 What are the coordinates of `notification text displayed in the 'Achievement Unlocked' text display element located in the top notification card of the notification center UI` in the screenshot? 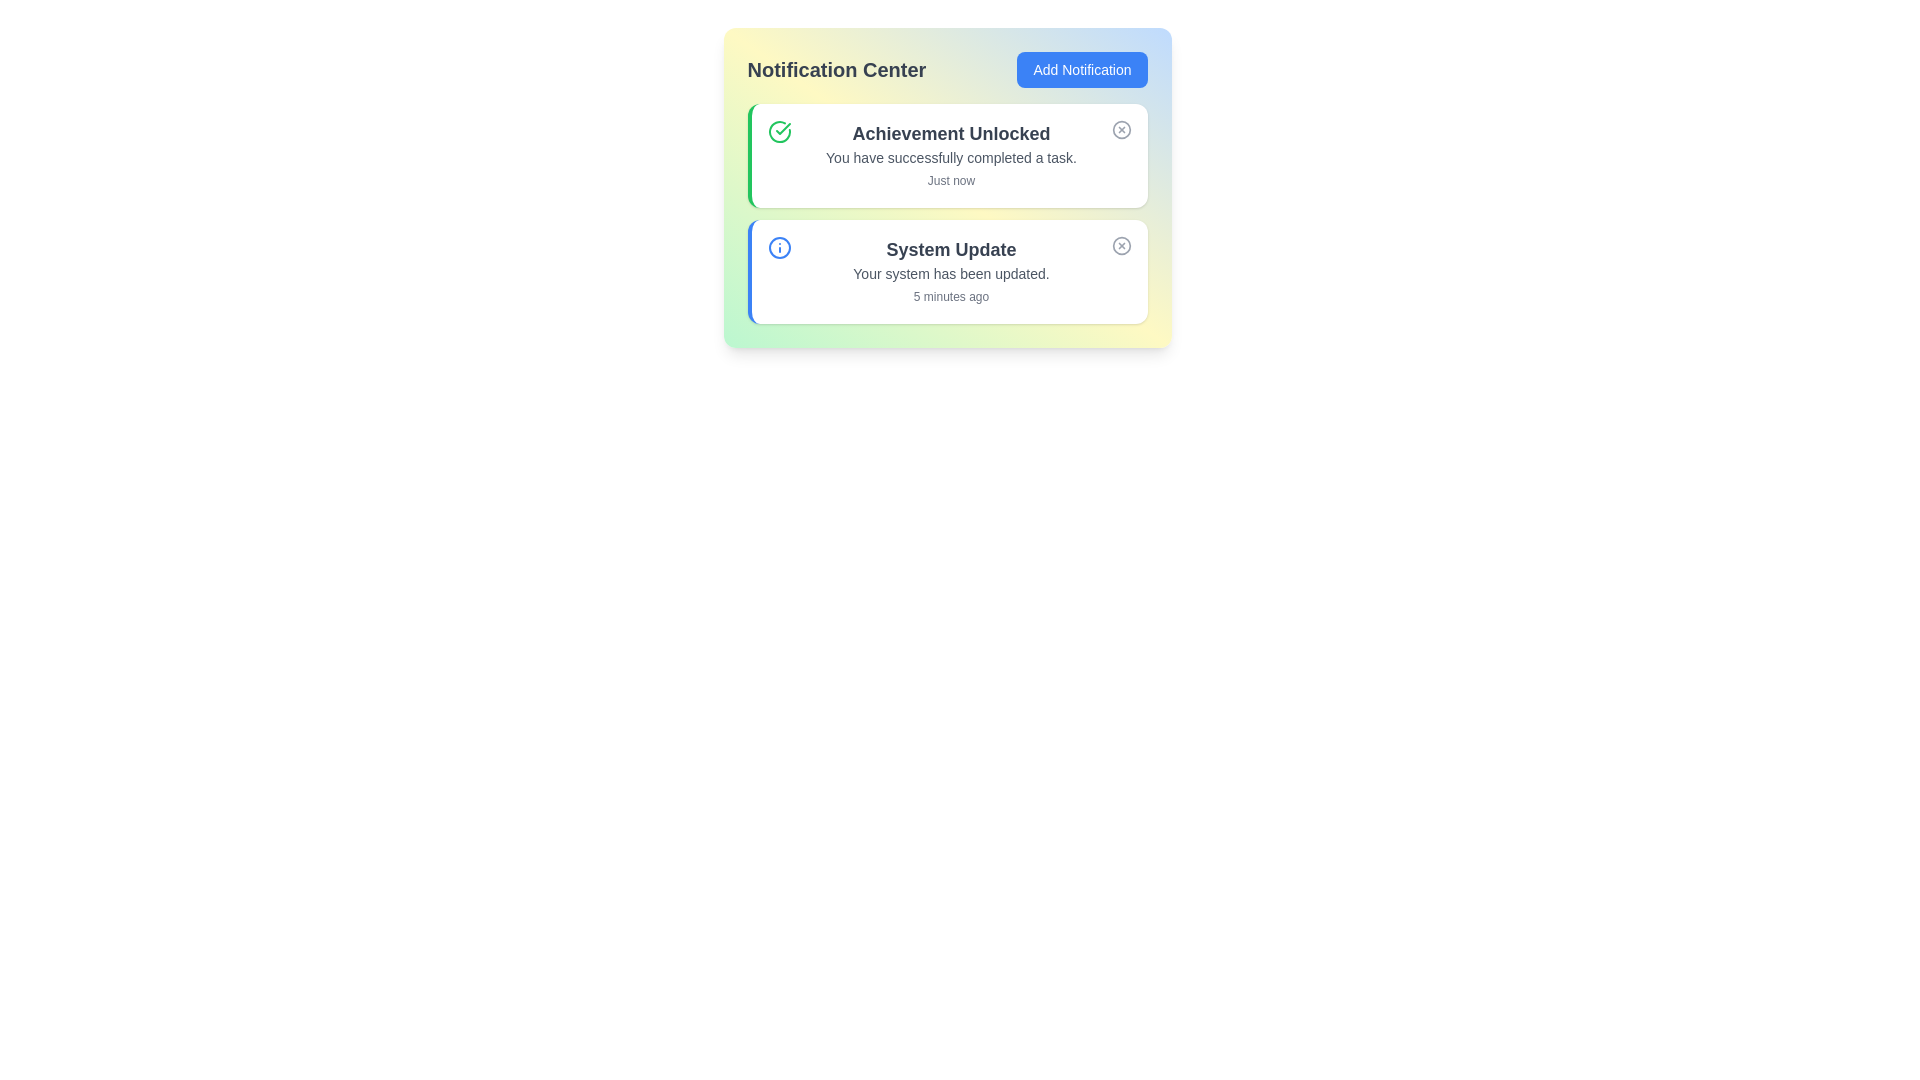 It's located at (950, 154).